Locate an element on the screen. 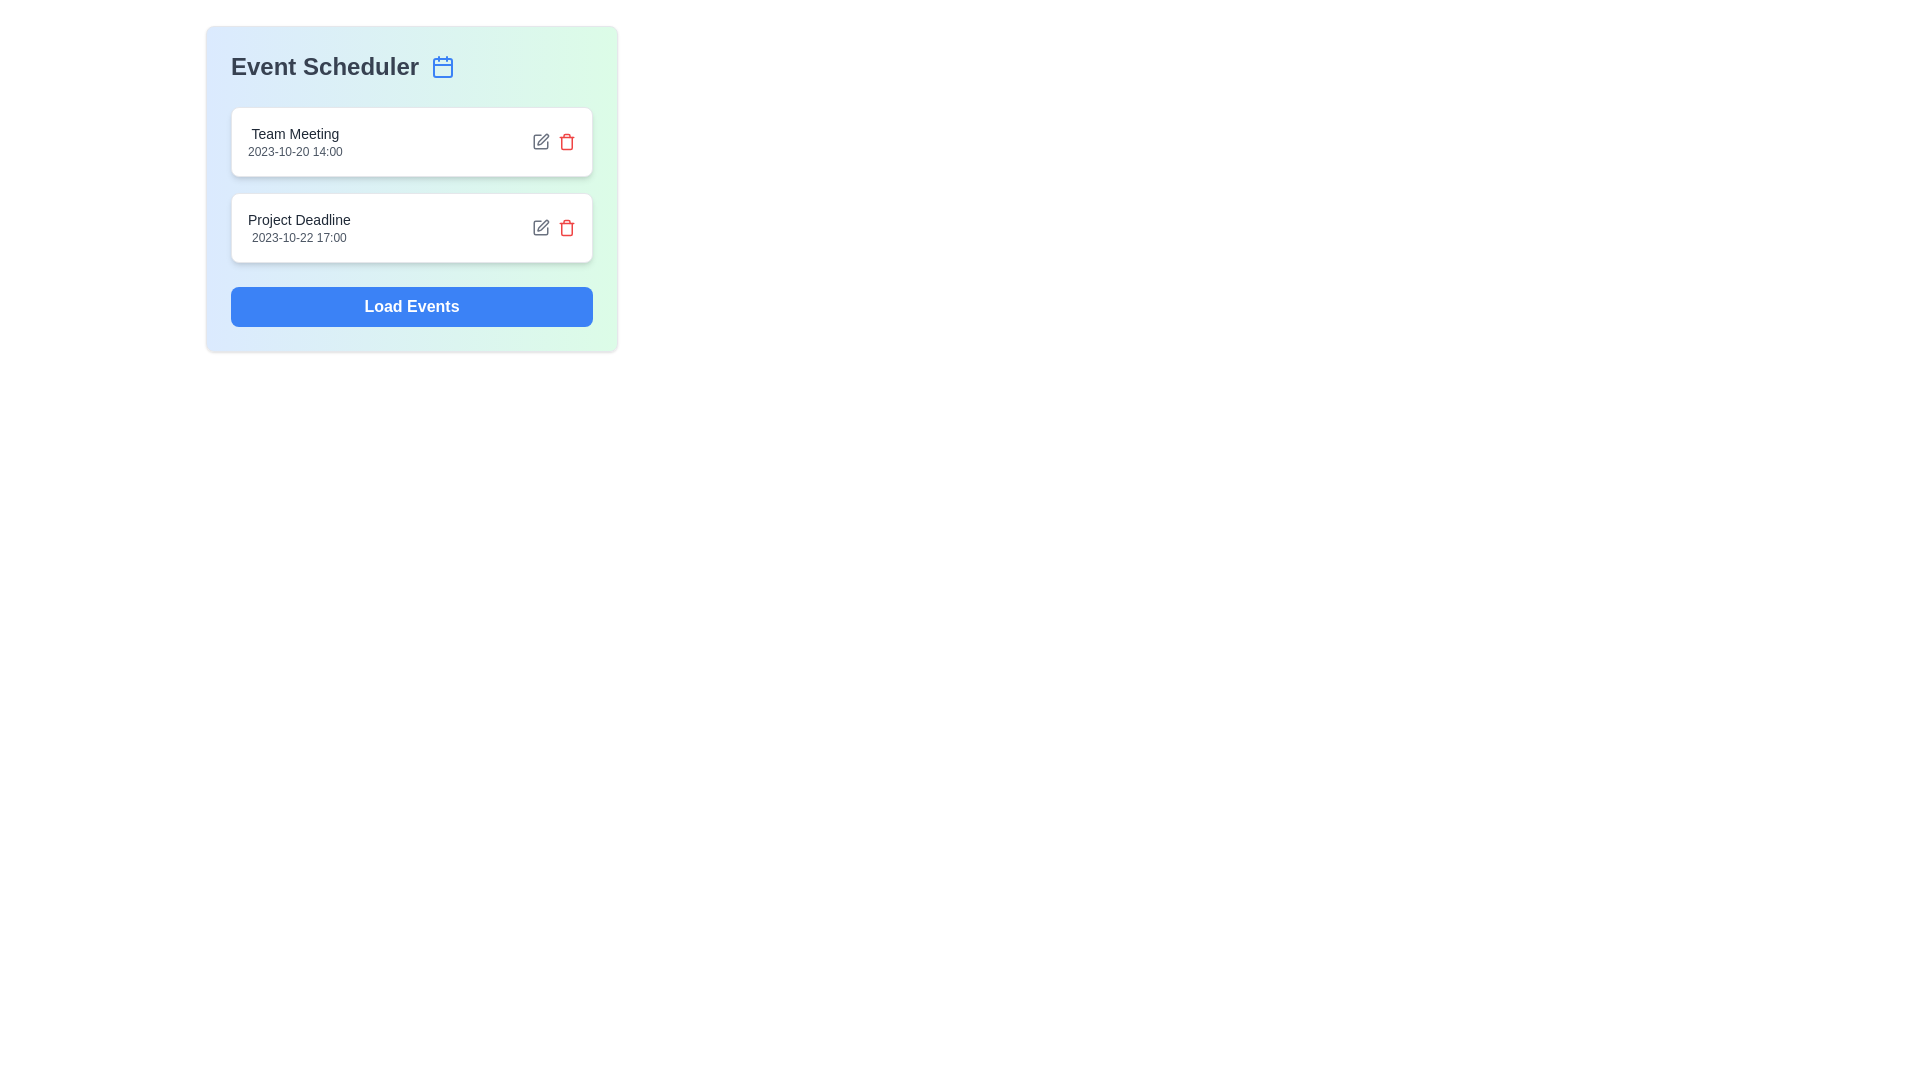 This screenshot has width=1920, height=1080. the Text label that displays the name of a scheduled event, located at the top of a grouped event block is located at coordinates (294, 134).